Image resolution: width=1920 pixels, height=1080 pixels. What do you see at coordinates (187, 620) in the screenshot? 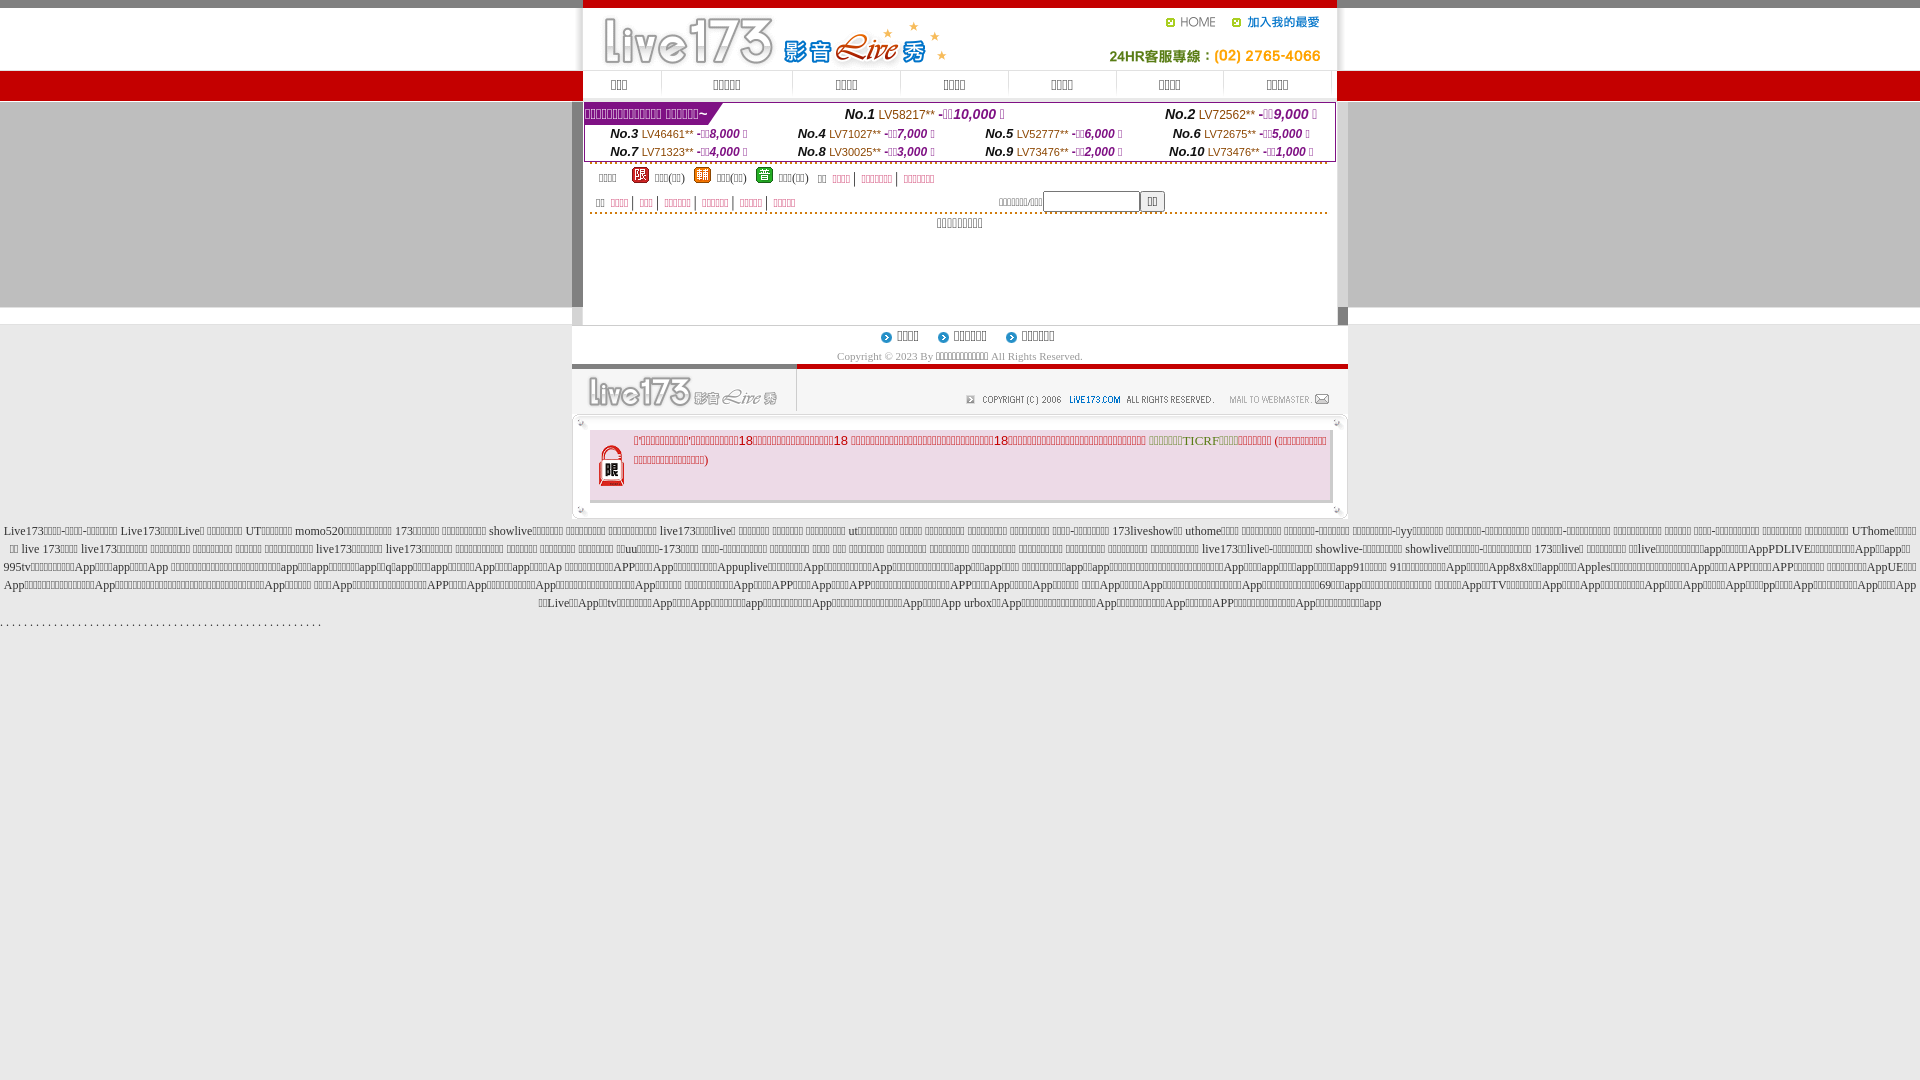
I see `'.'` at bounding box center [187, 620].